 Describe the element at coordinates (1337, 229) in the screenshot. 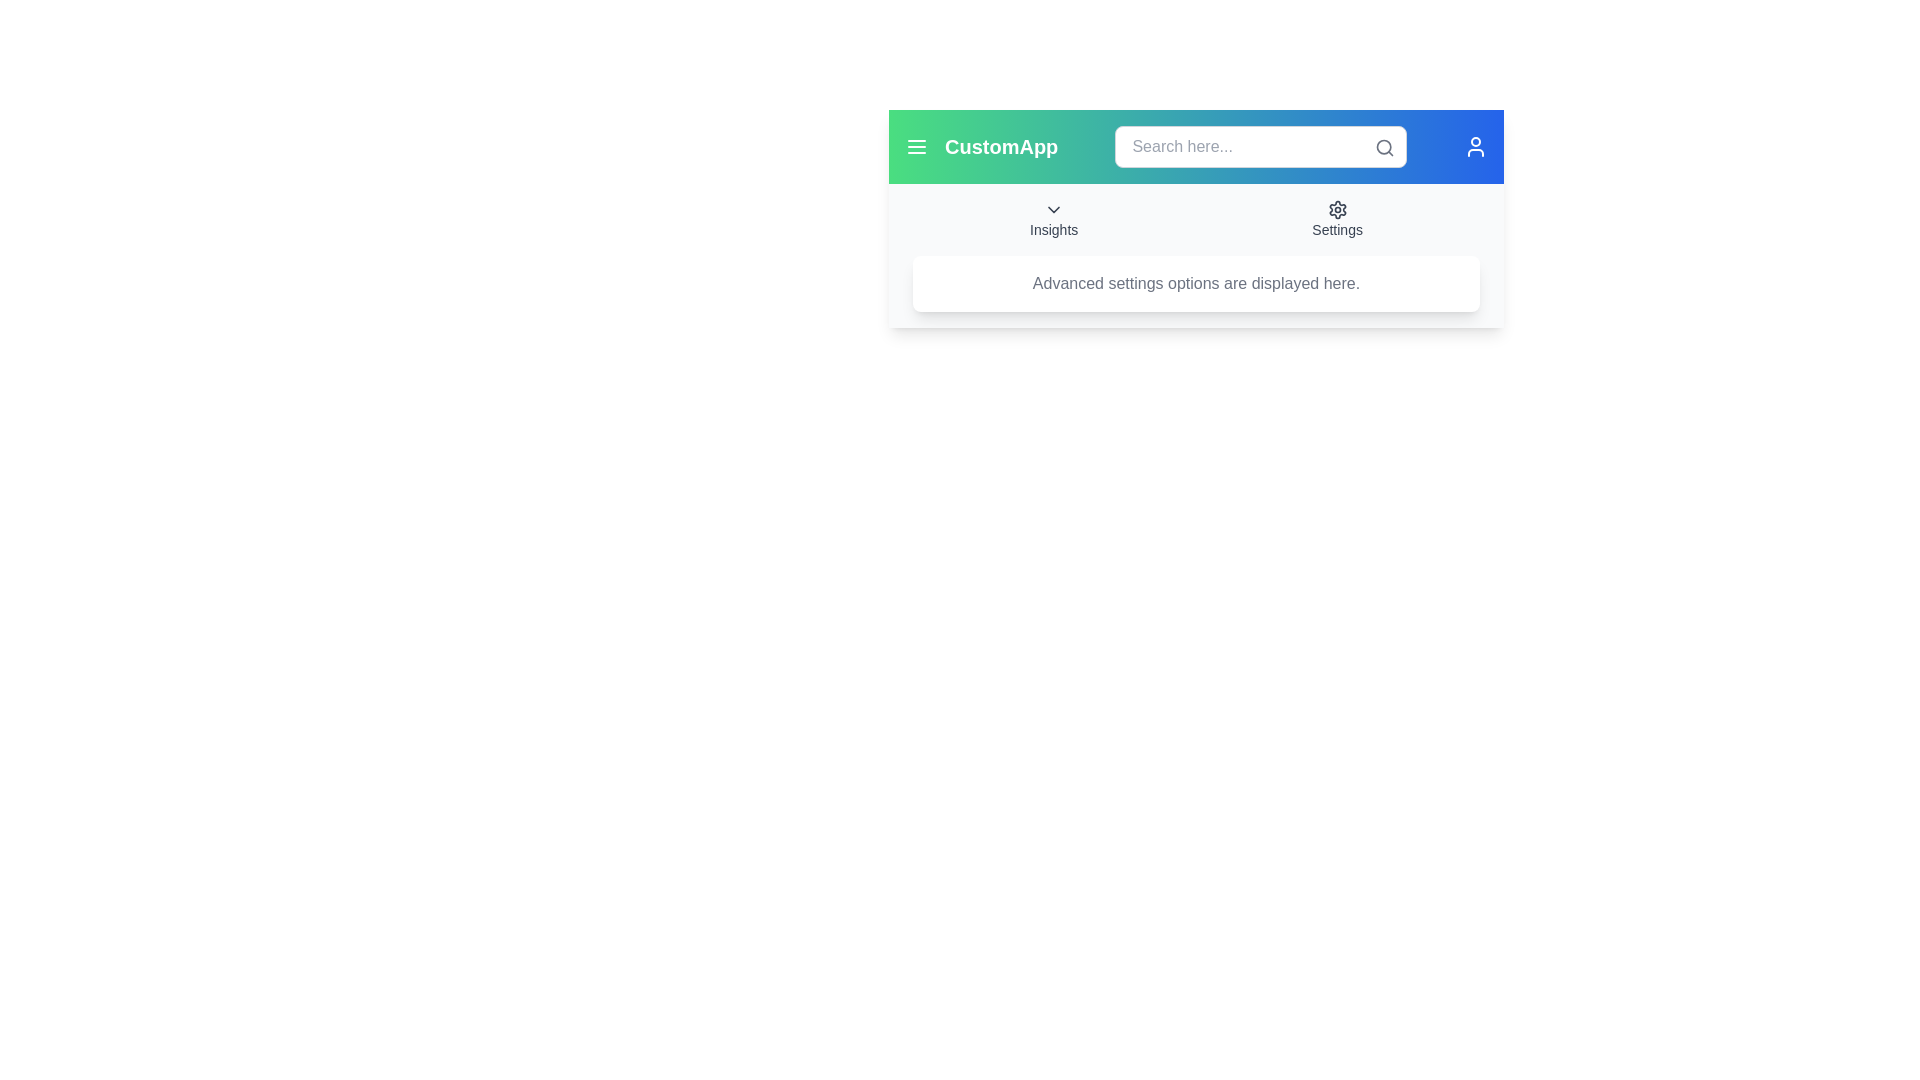

I see `the 'Settings' text label, which is styled with a small font size and gray color, located below the settings cogwheel icon in the top-right section of the interface` at that location.